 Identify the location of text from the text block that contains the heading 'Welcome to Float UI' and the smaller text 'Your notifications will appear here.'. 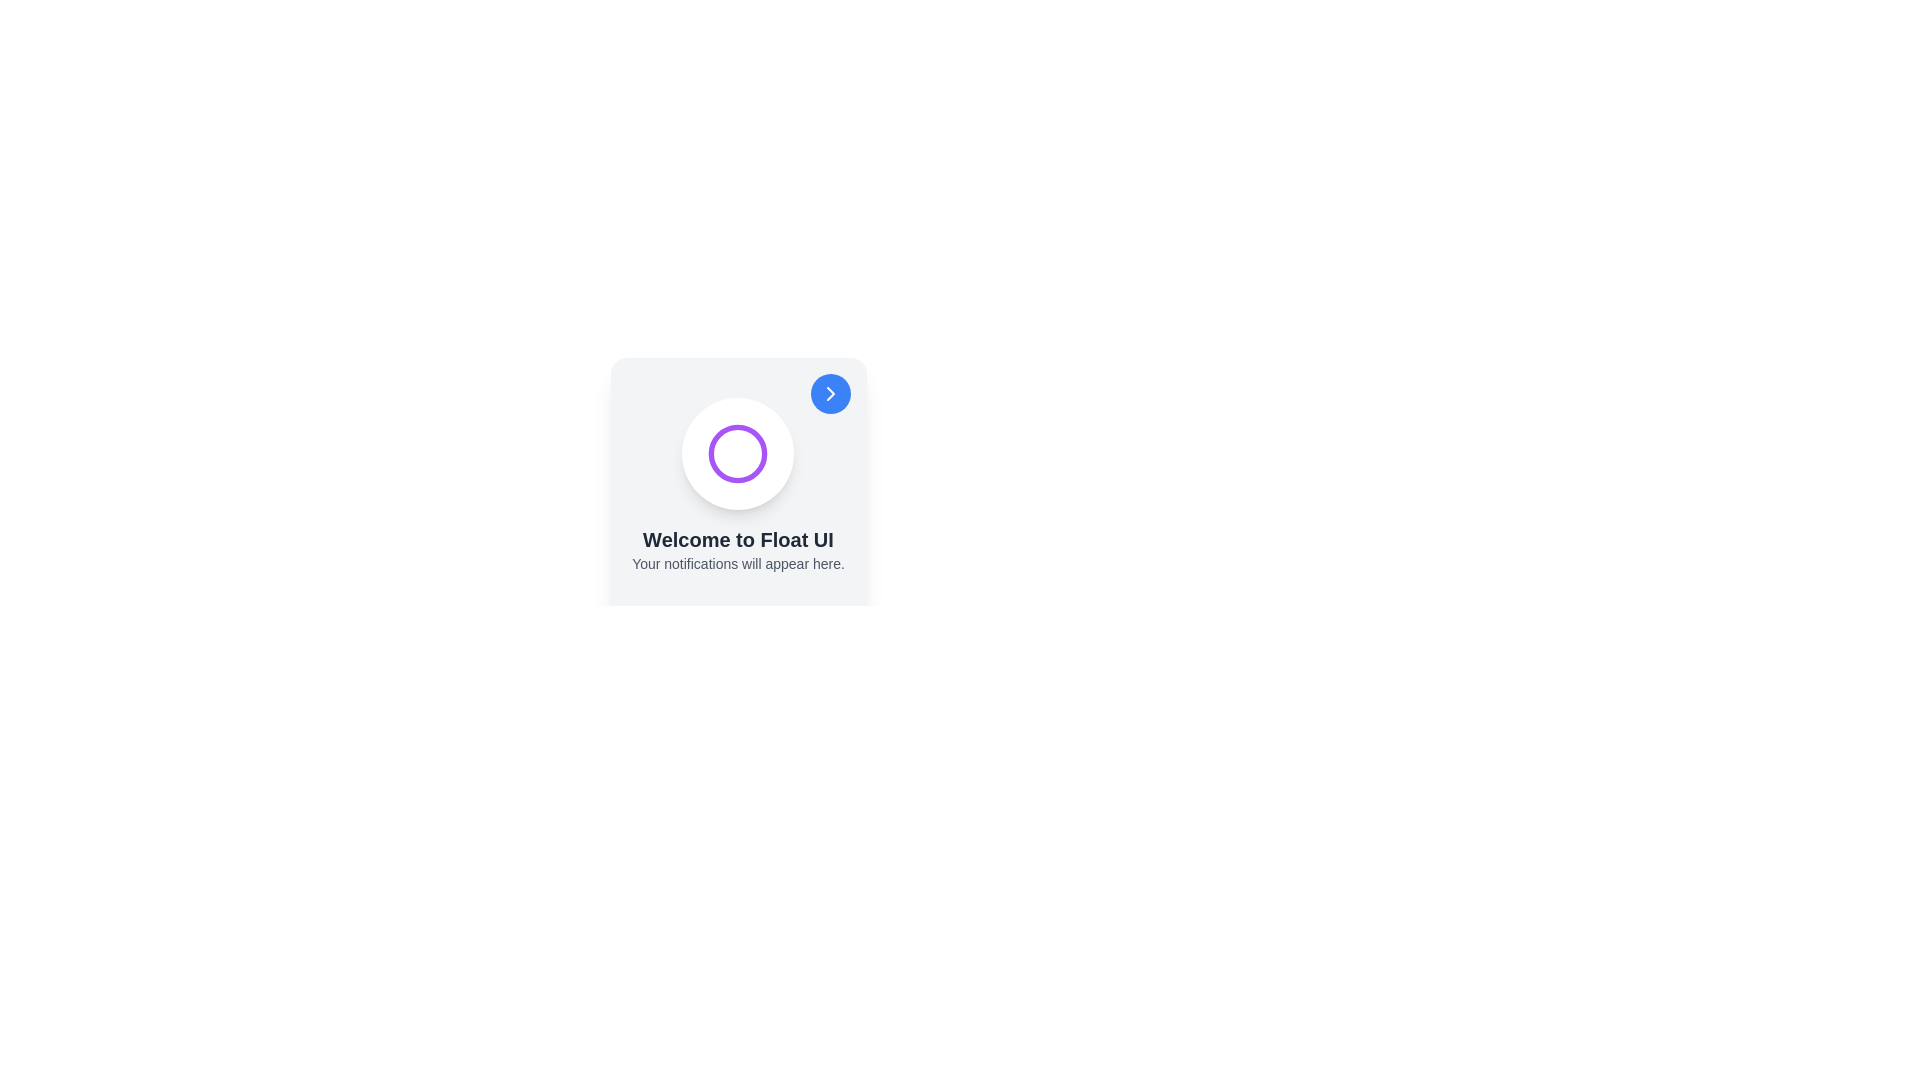
(737, 550).